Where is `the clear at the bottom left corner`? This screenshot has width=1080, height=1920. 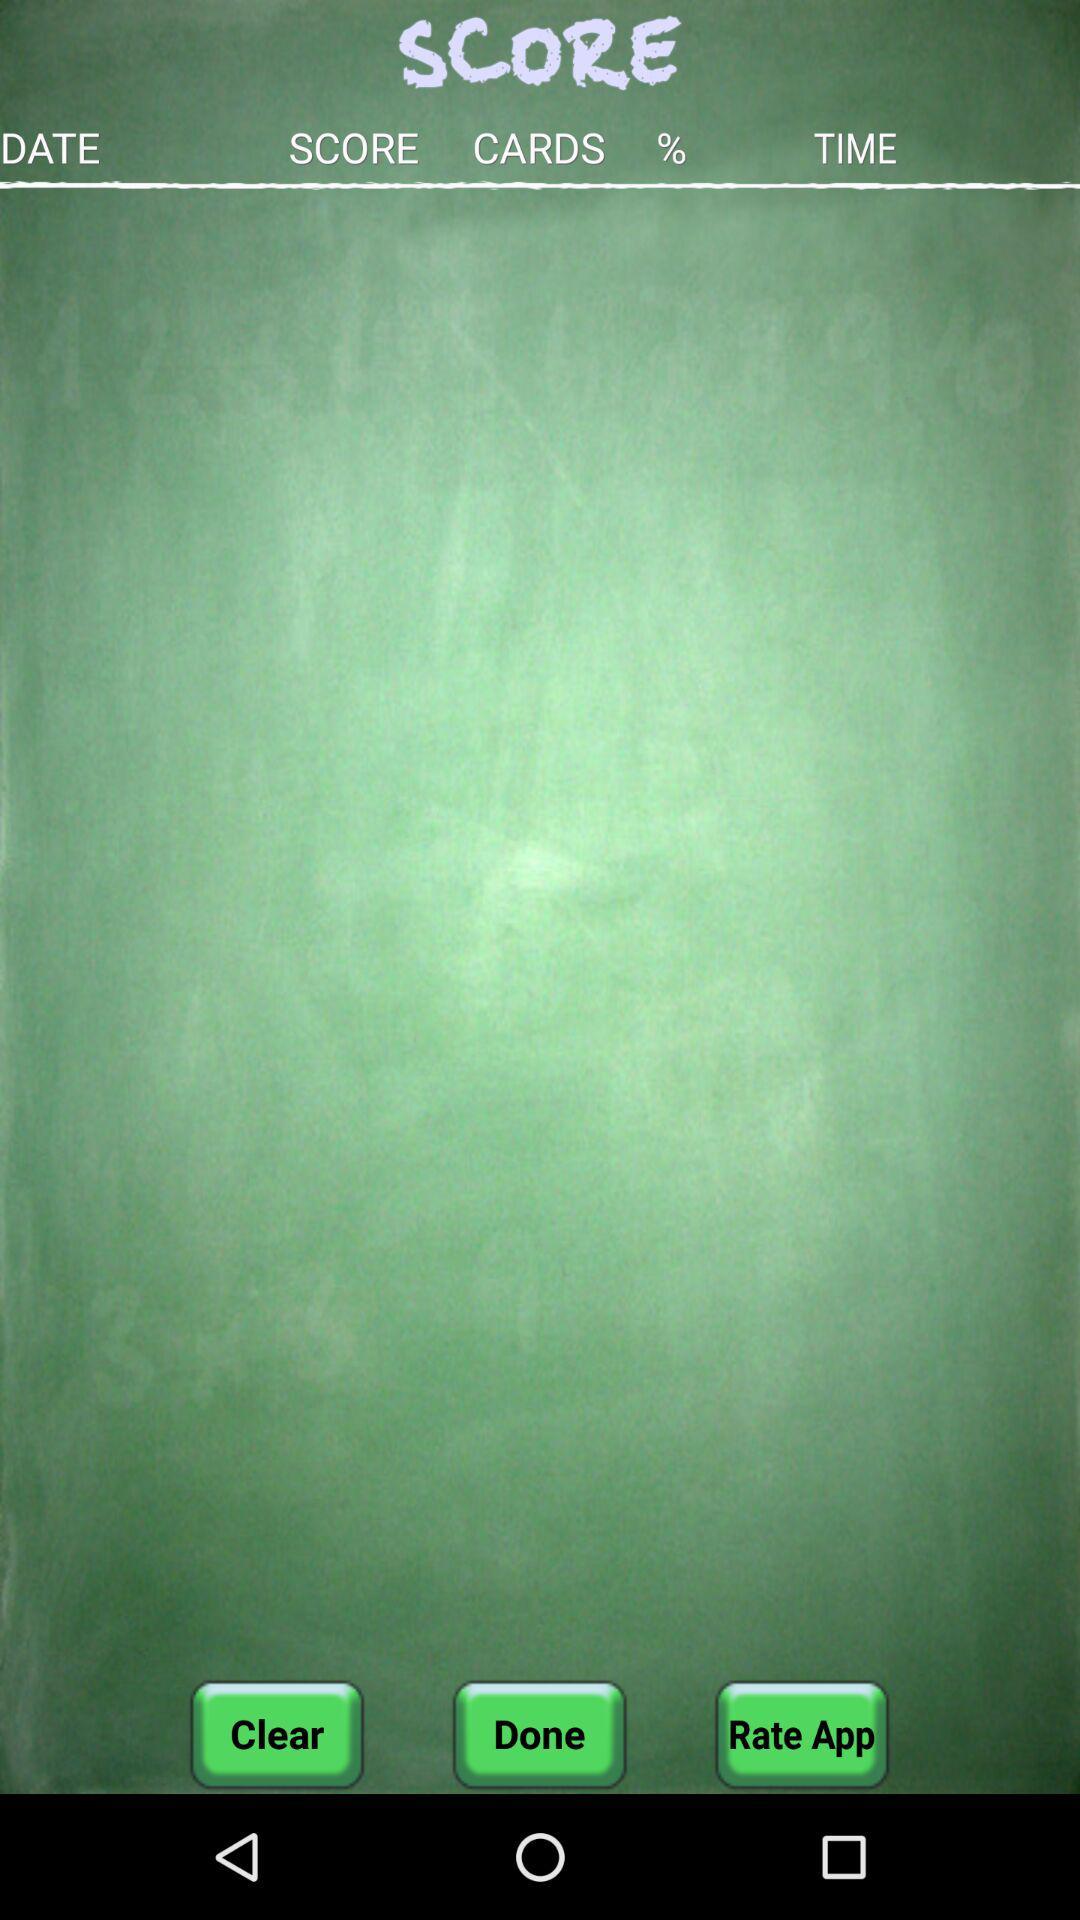
the clear at the bottom left corner is located at coordinates (277, 1733).